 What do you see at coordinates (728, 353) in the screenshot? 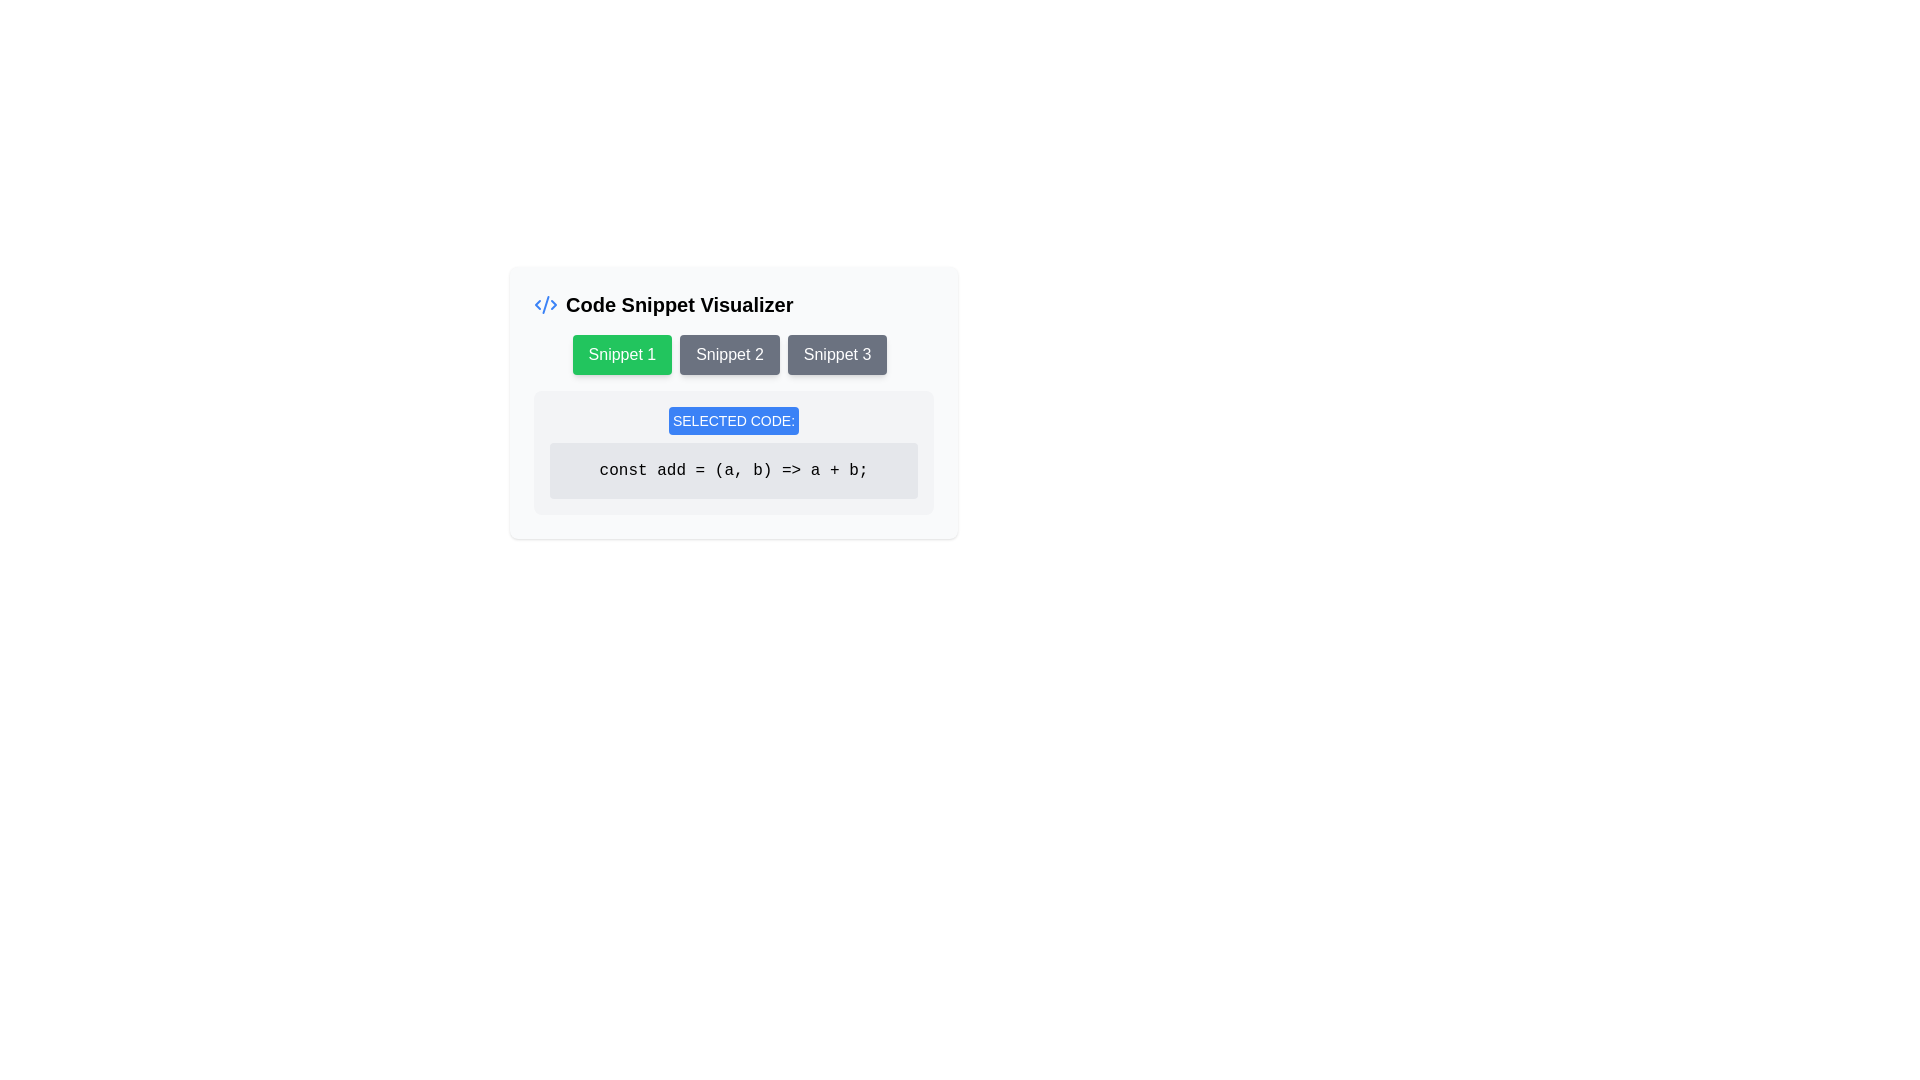
I see `the 'Snippet 2' button using keyboard navigation` at bounding box center [728, 353].